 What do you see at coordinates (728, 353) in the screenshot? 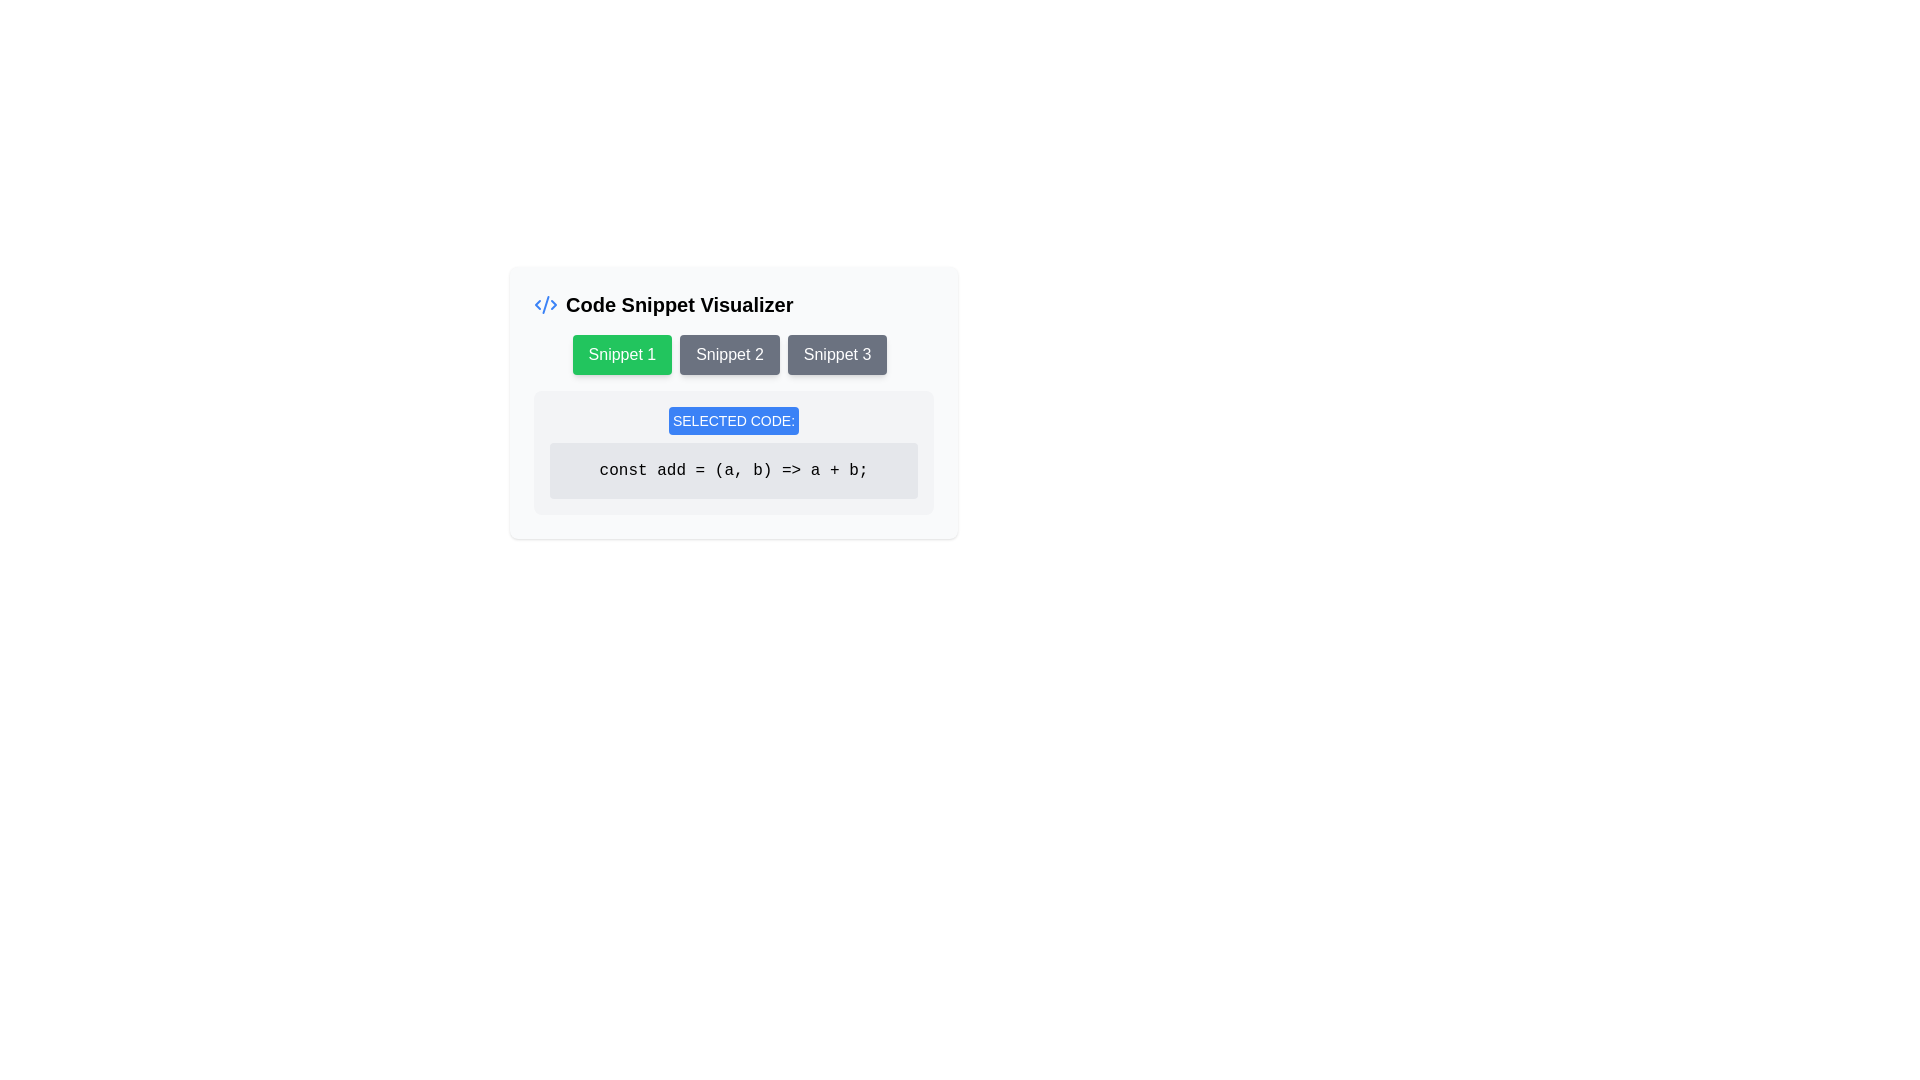
I see `the 'Snippet 2' button using keyboard navigation` at bounding box center [728, 353].